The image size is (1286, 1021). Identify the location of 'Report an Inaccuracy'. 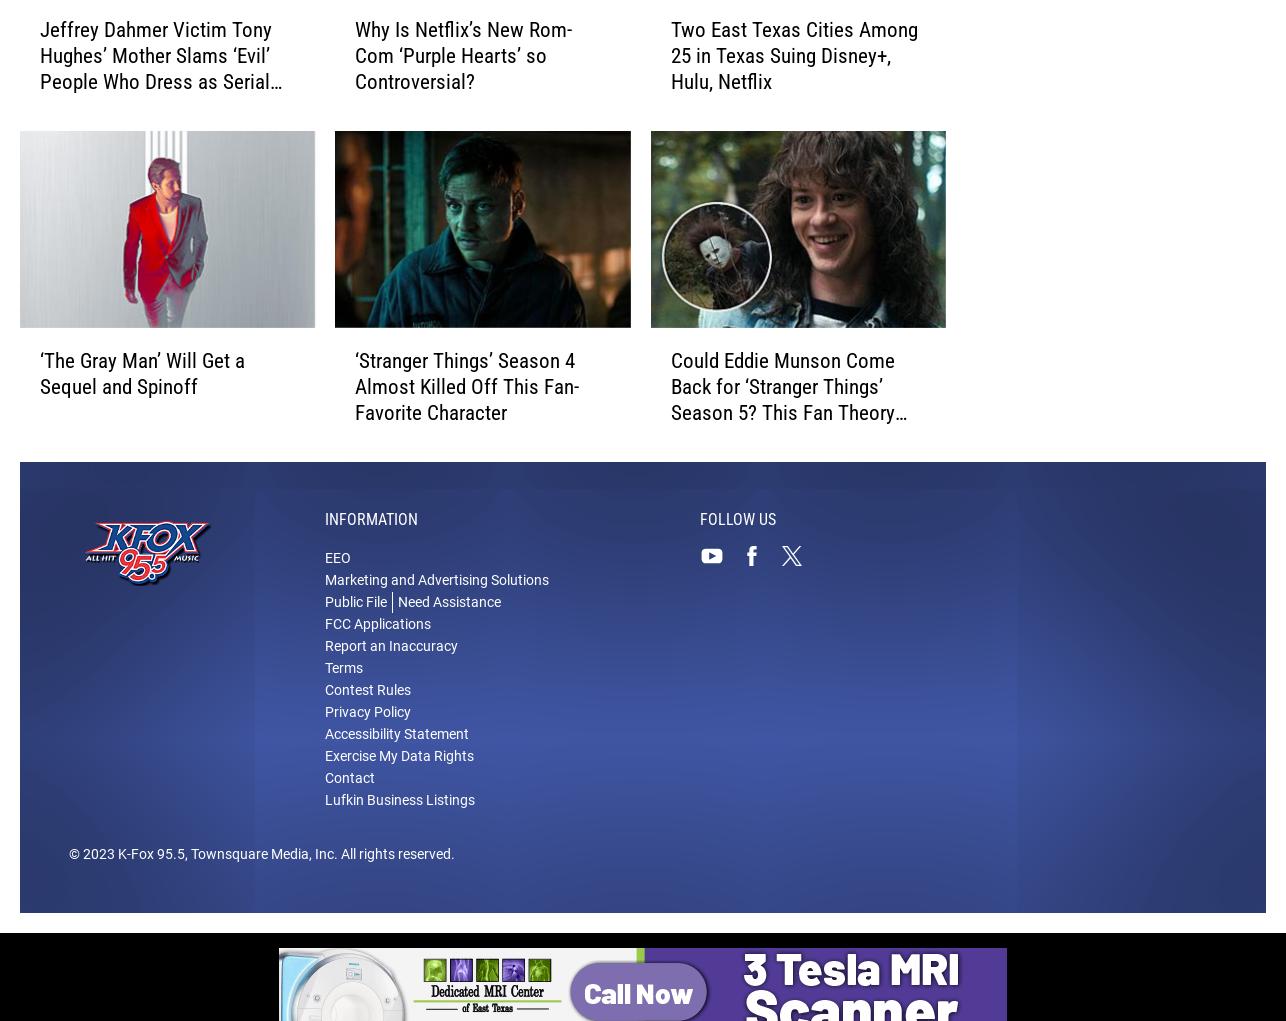
(390, 646).